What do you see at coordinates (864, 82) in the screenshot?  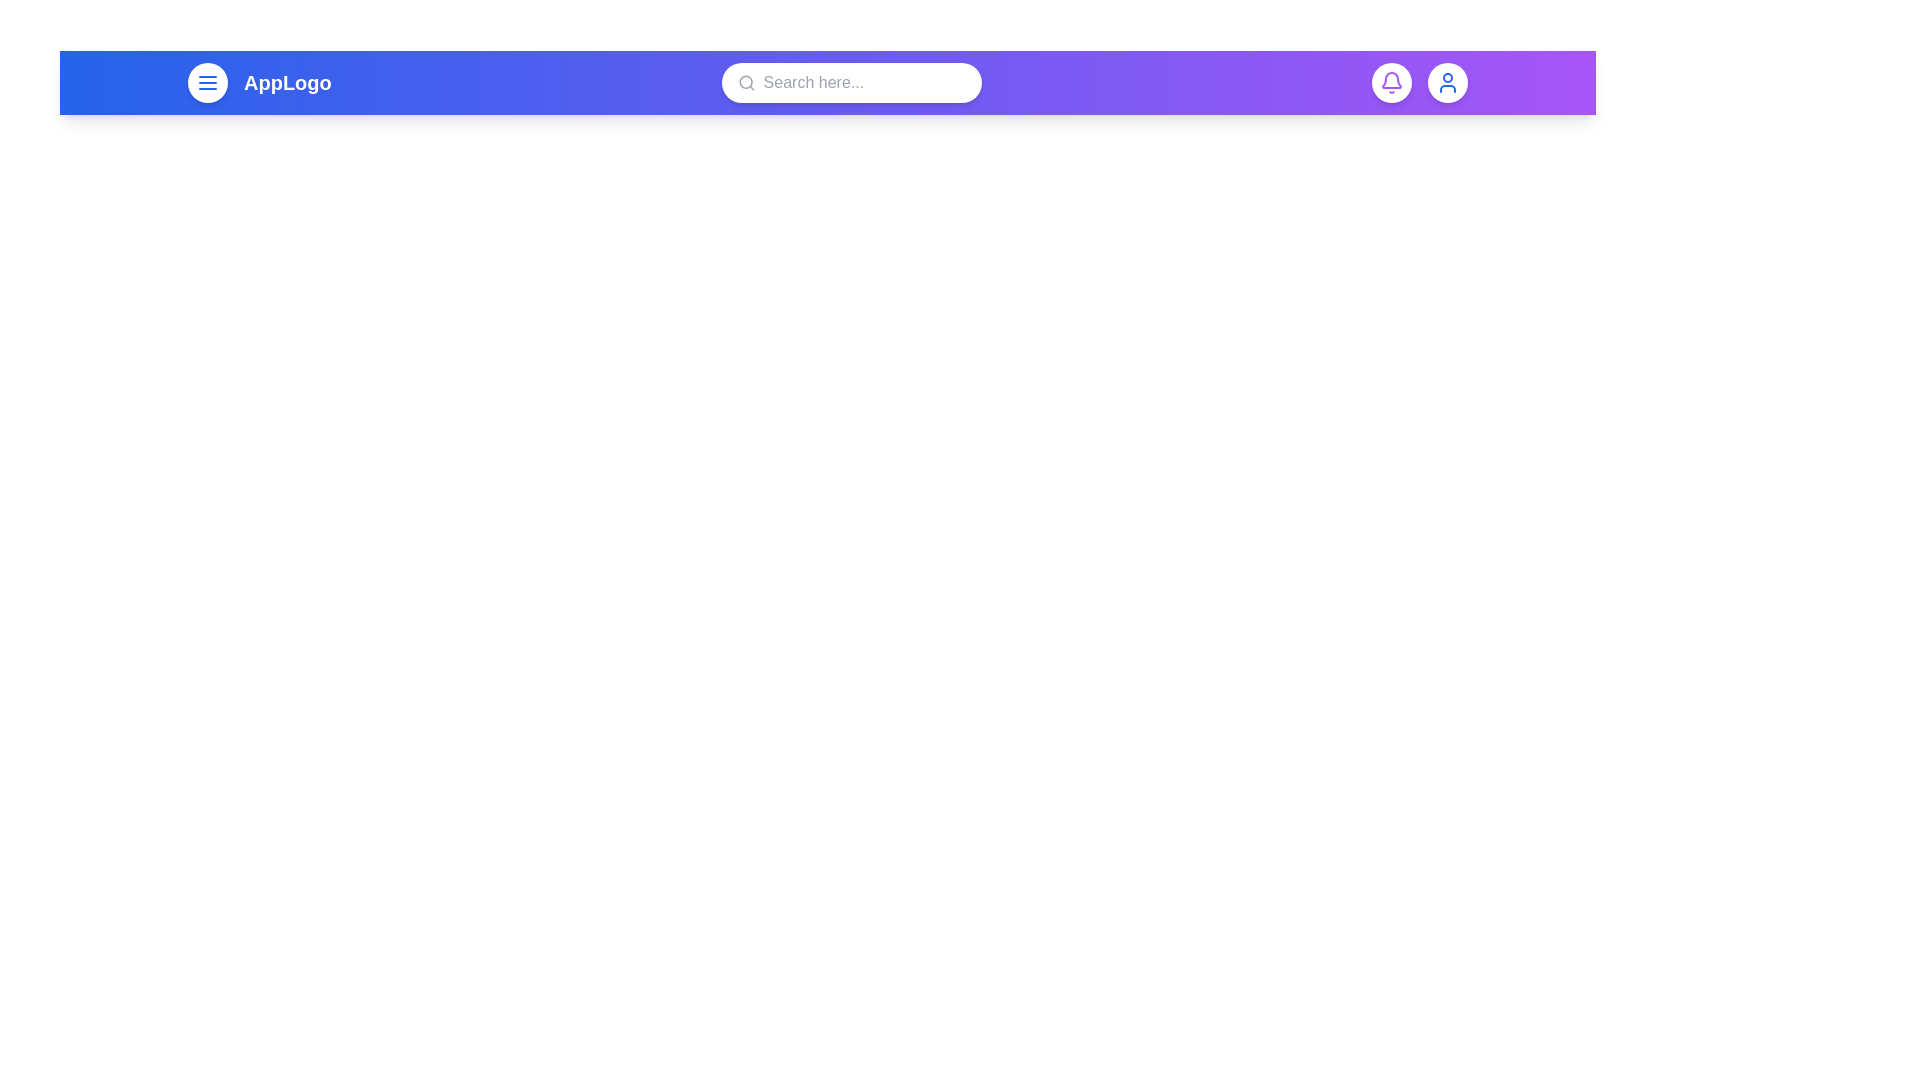 I see `the search bar and type 'example text'` at bounding box center [864, 82].